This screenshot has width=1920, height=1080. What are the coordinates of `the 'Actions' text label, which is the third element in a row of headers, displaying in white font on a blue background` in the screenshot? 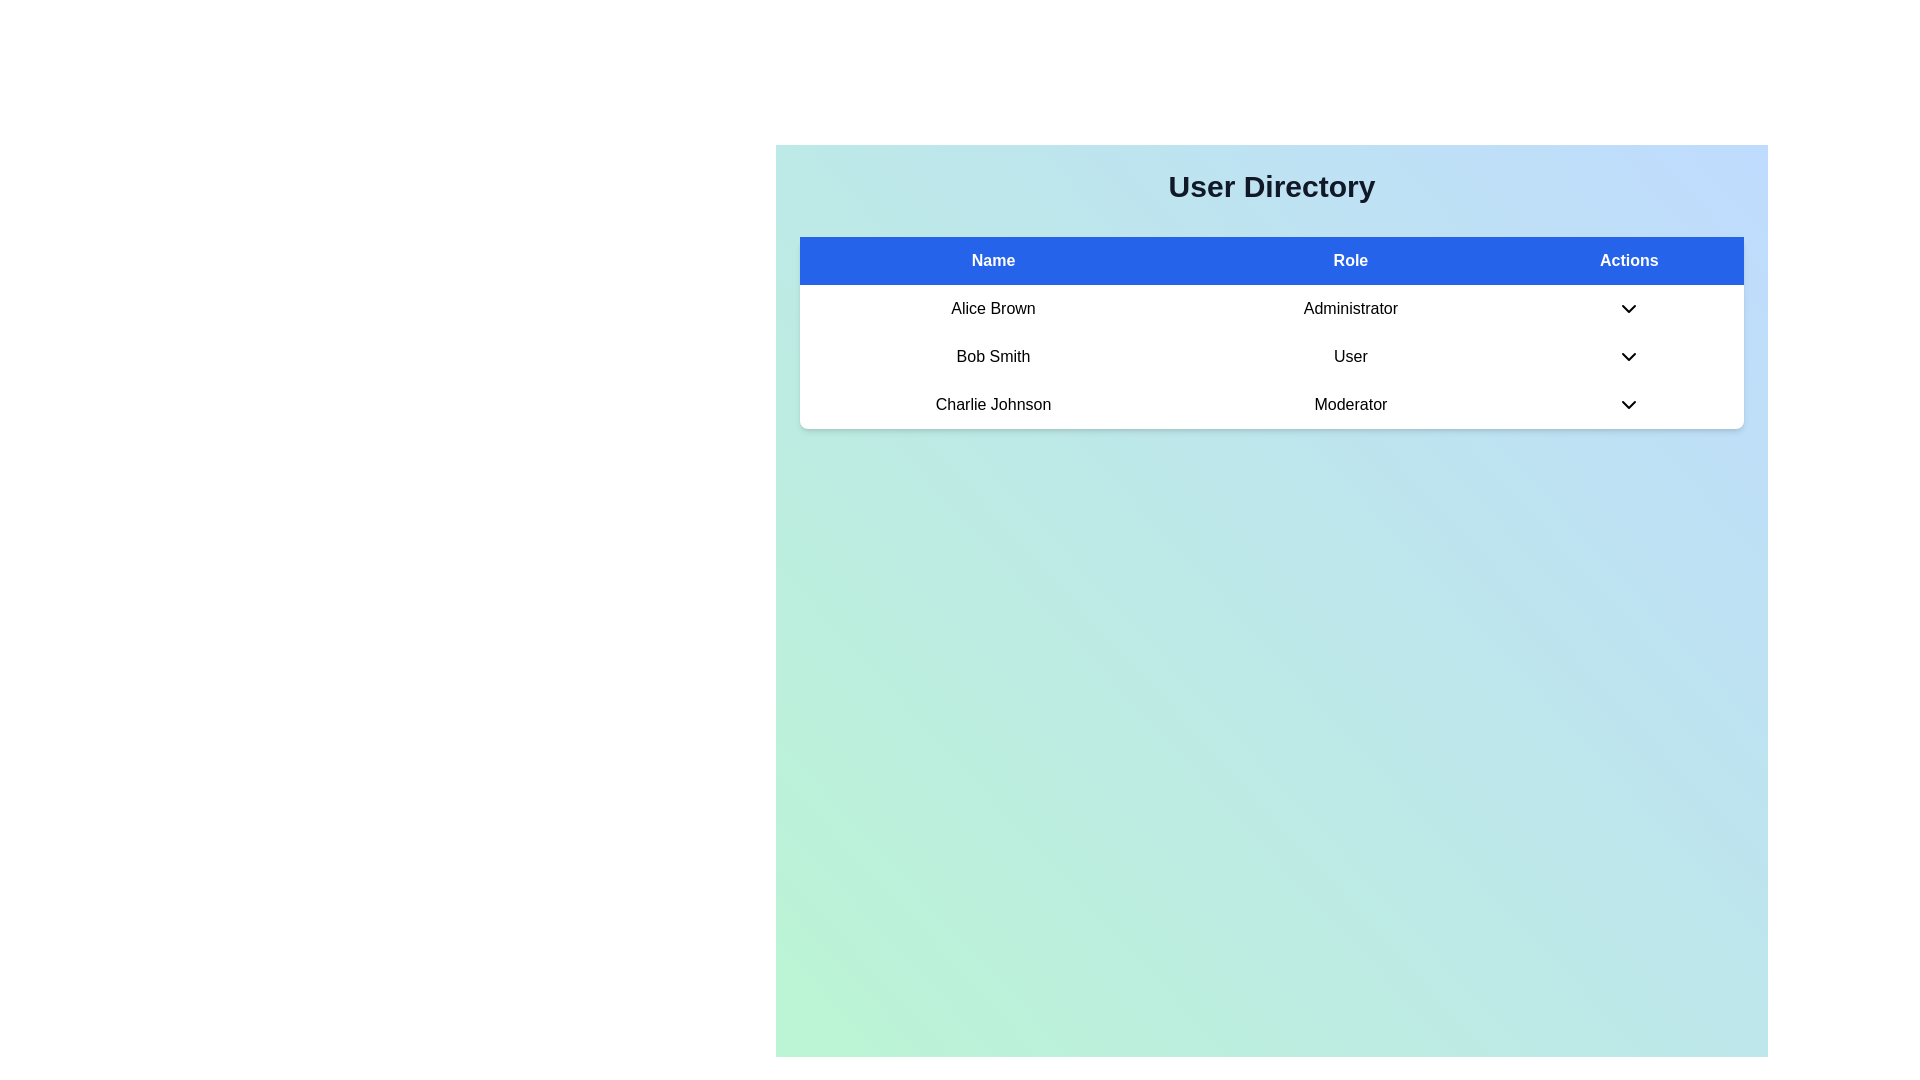 It's located at (1629, 260).